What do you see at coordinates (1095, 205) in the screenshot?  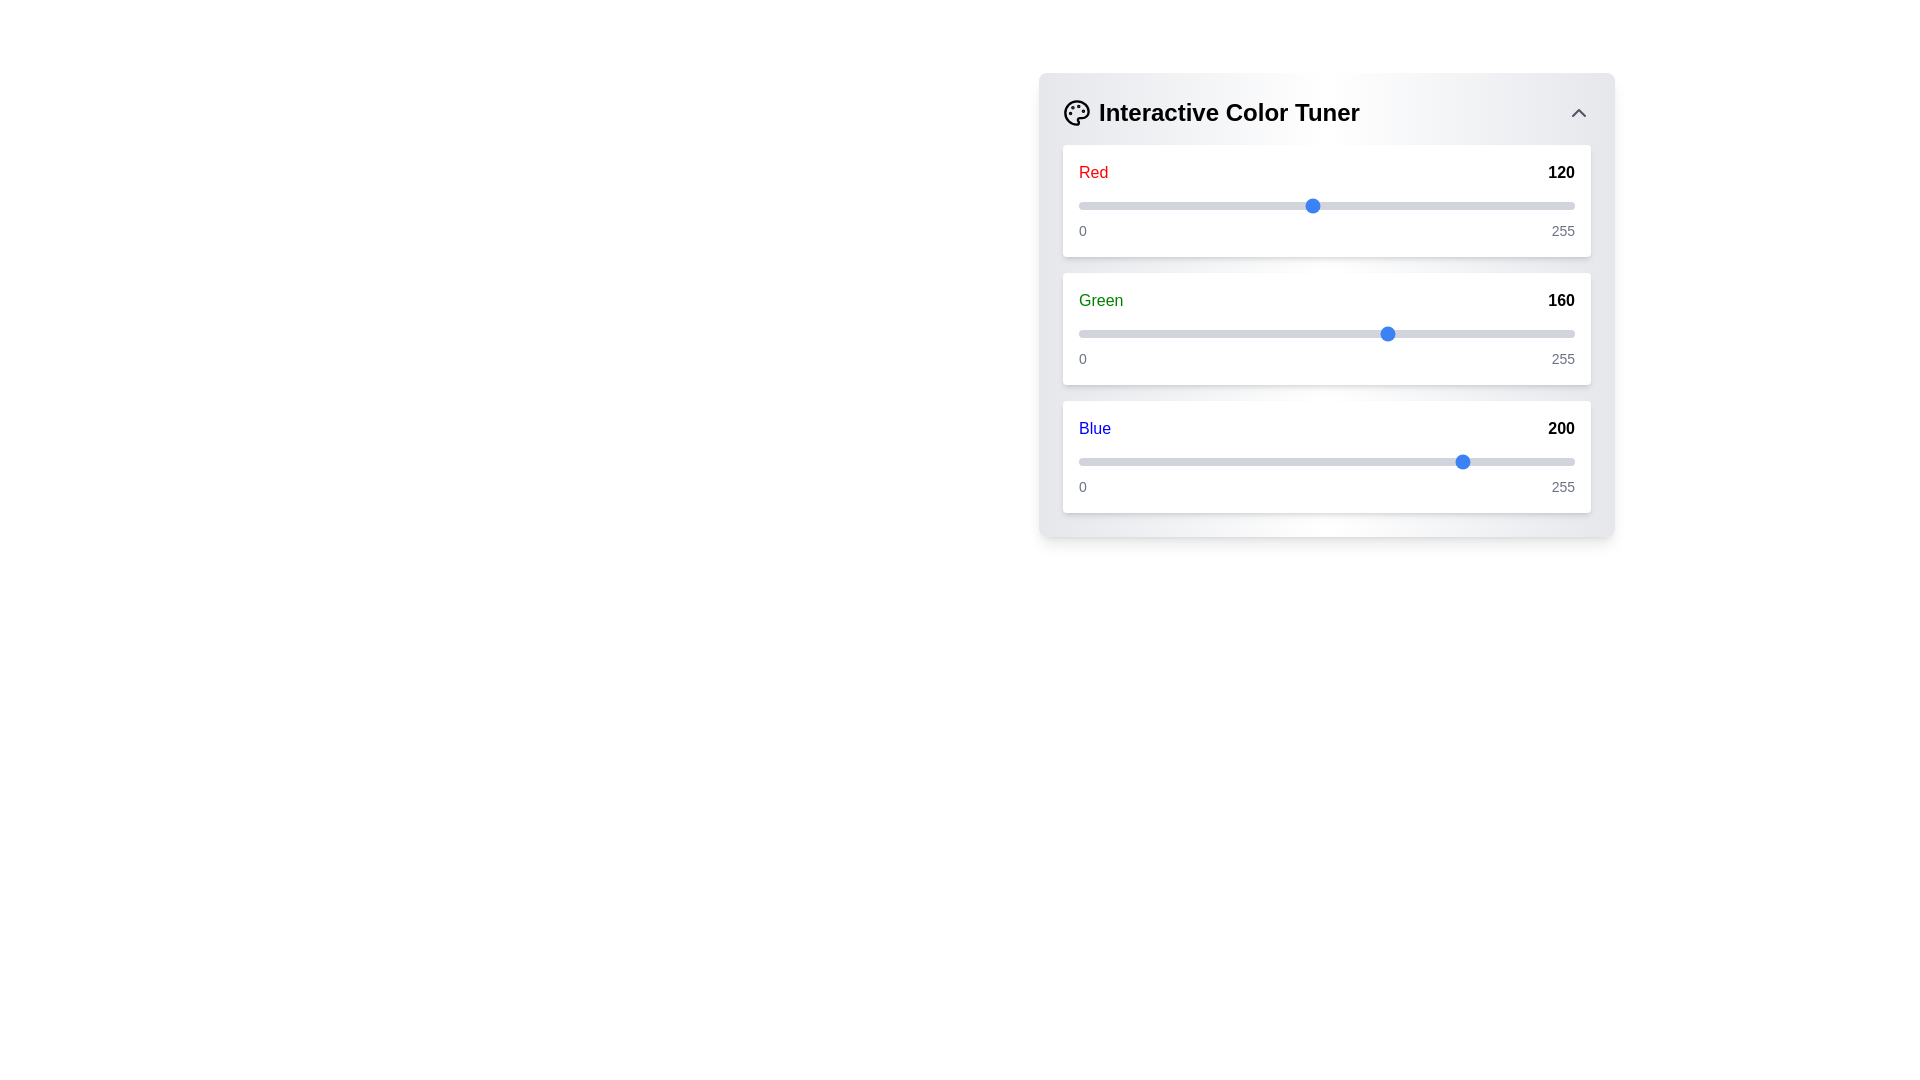 I see `the red color intensity` at bounding box center [1095, 205].